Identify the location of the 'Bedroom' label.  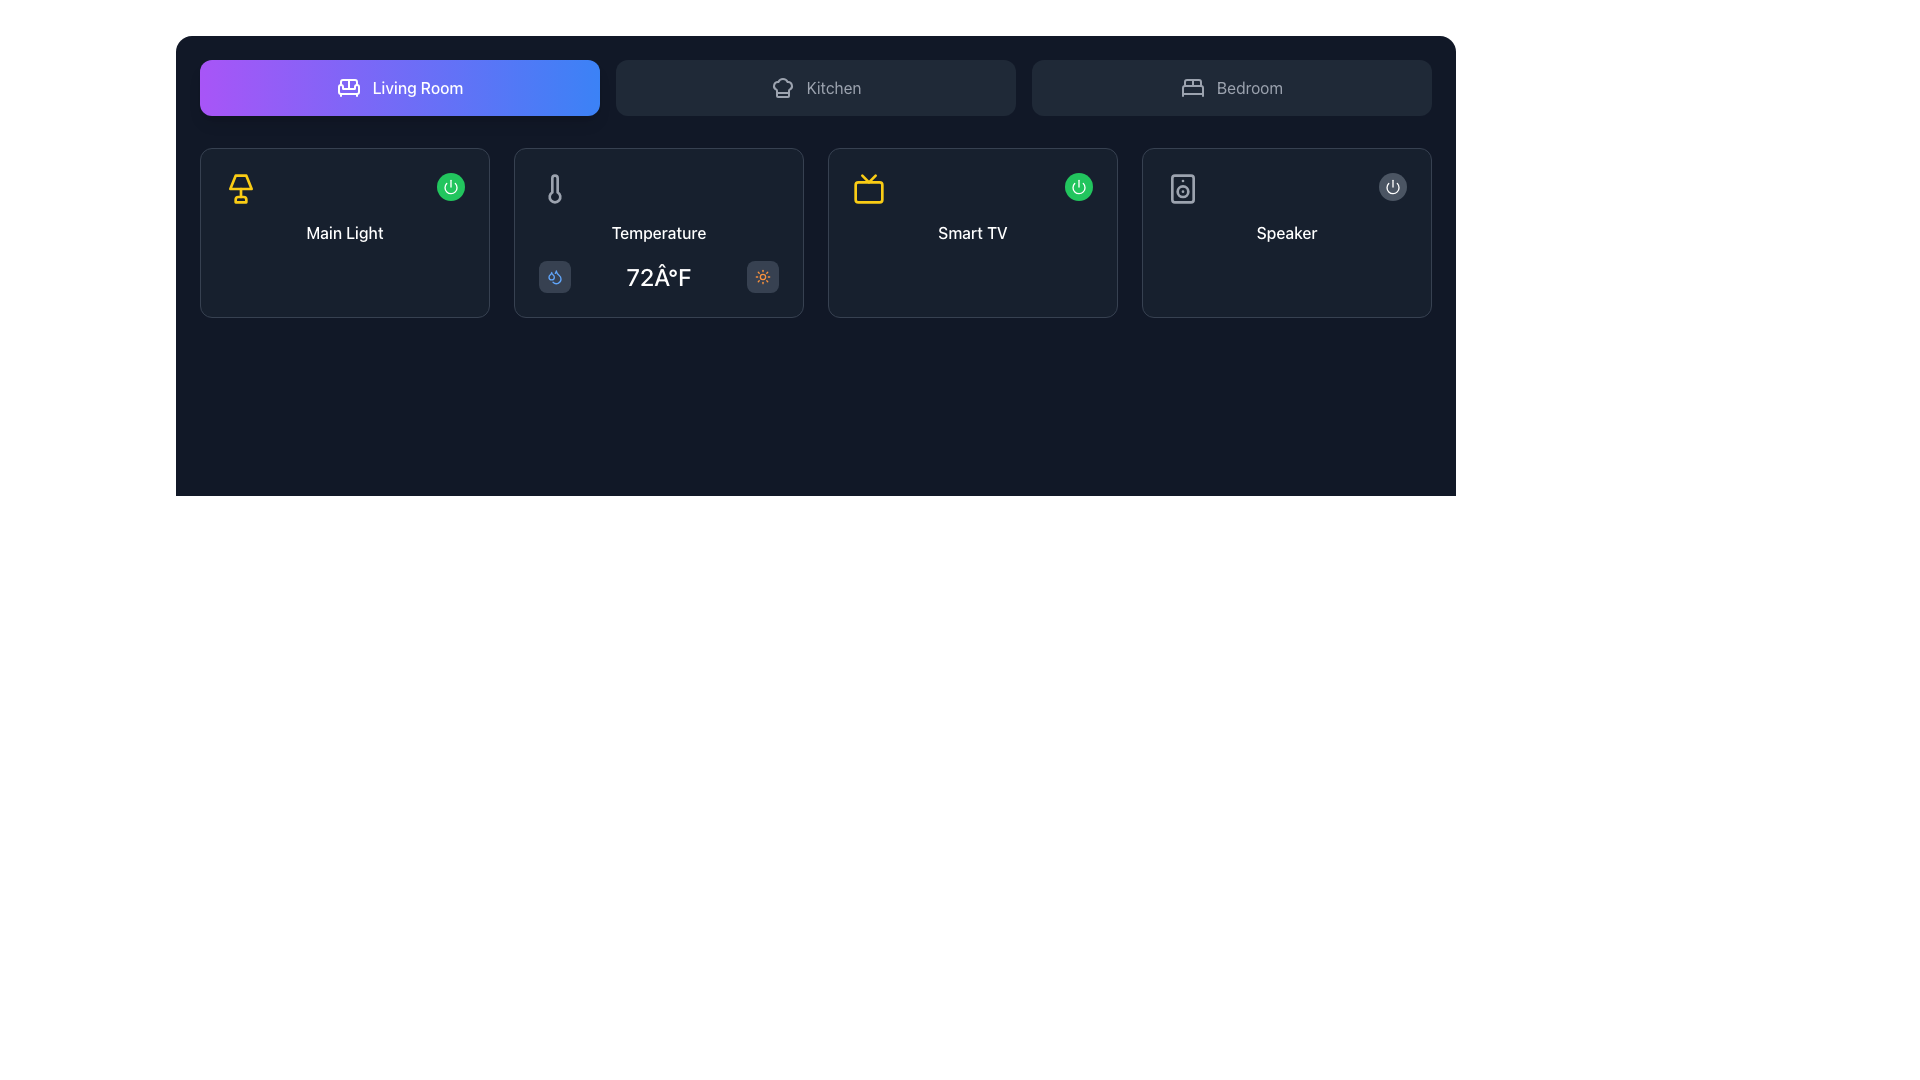
(1231, 87).